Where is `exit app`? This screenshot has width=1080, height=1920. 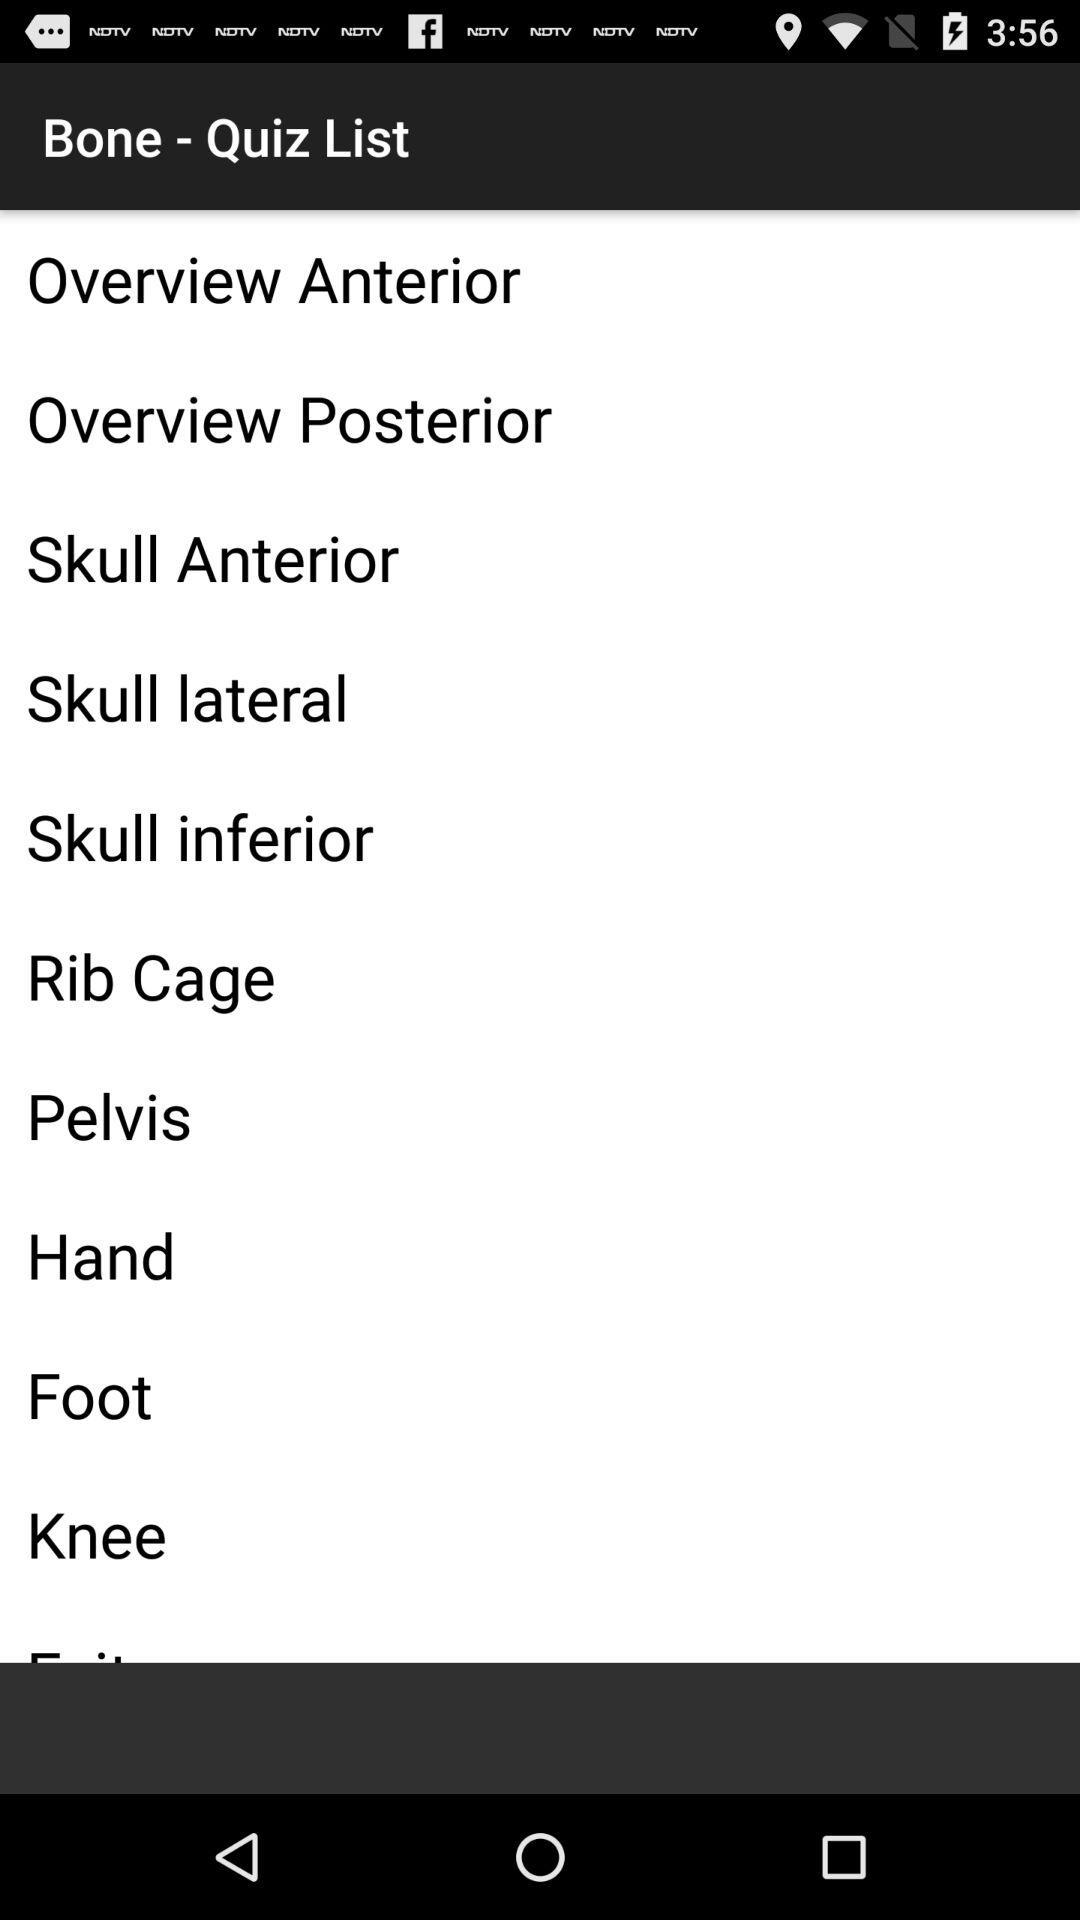
exit app is located at coordinates (540, 1633).